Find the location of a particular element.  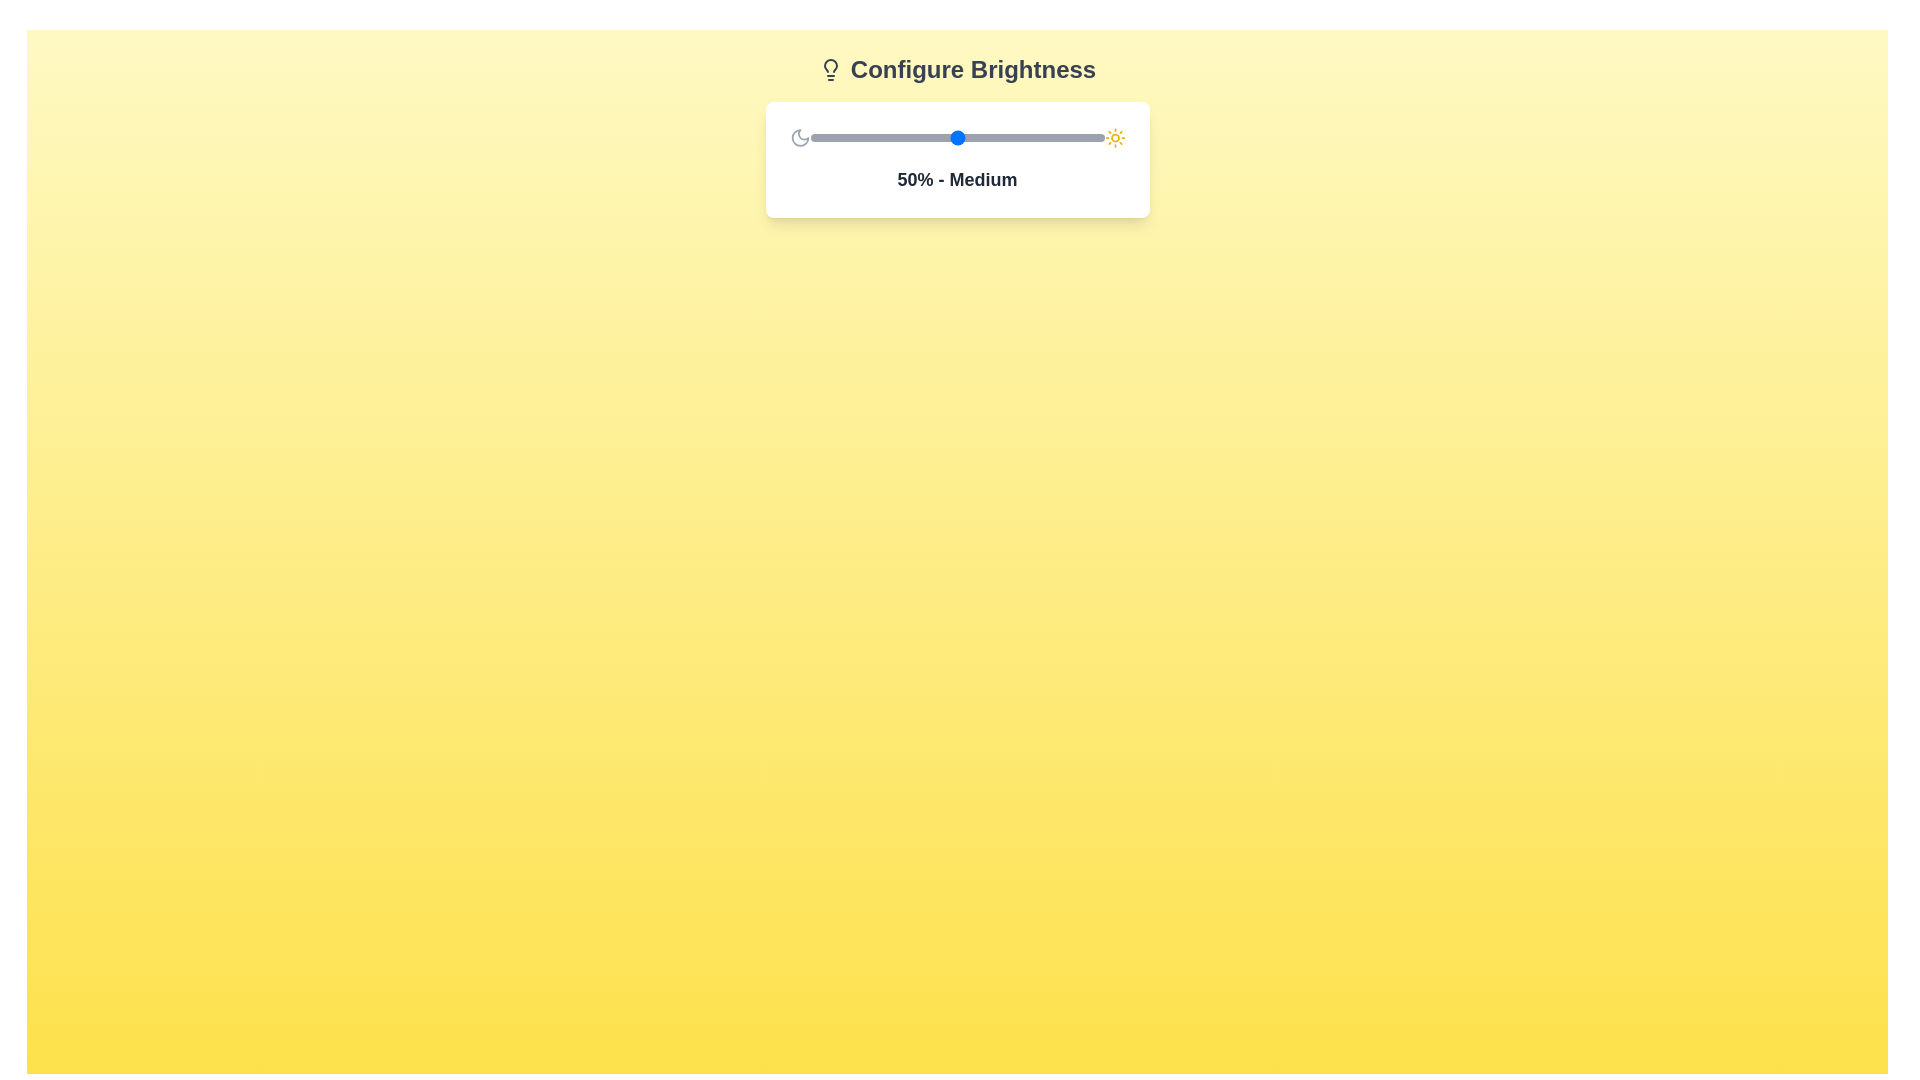

the brightness slider to 10% is located at coordinates (839, 137).